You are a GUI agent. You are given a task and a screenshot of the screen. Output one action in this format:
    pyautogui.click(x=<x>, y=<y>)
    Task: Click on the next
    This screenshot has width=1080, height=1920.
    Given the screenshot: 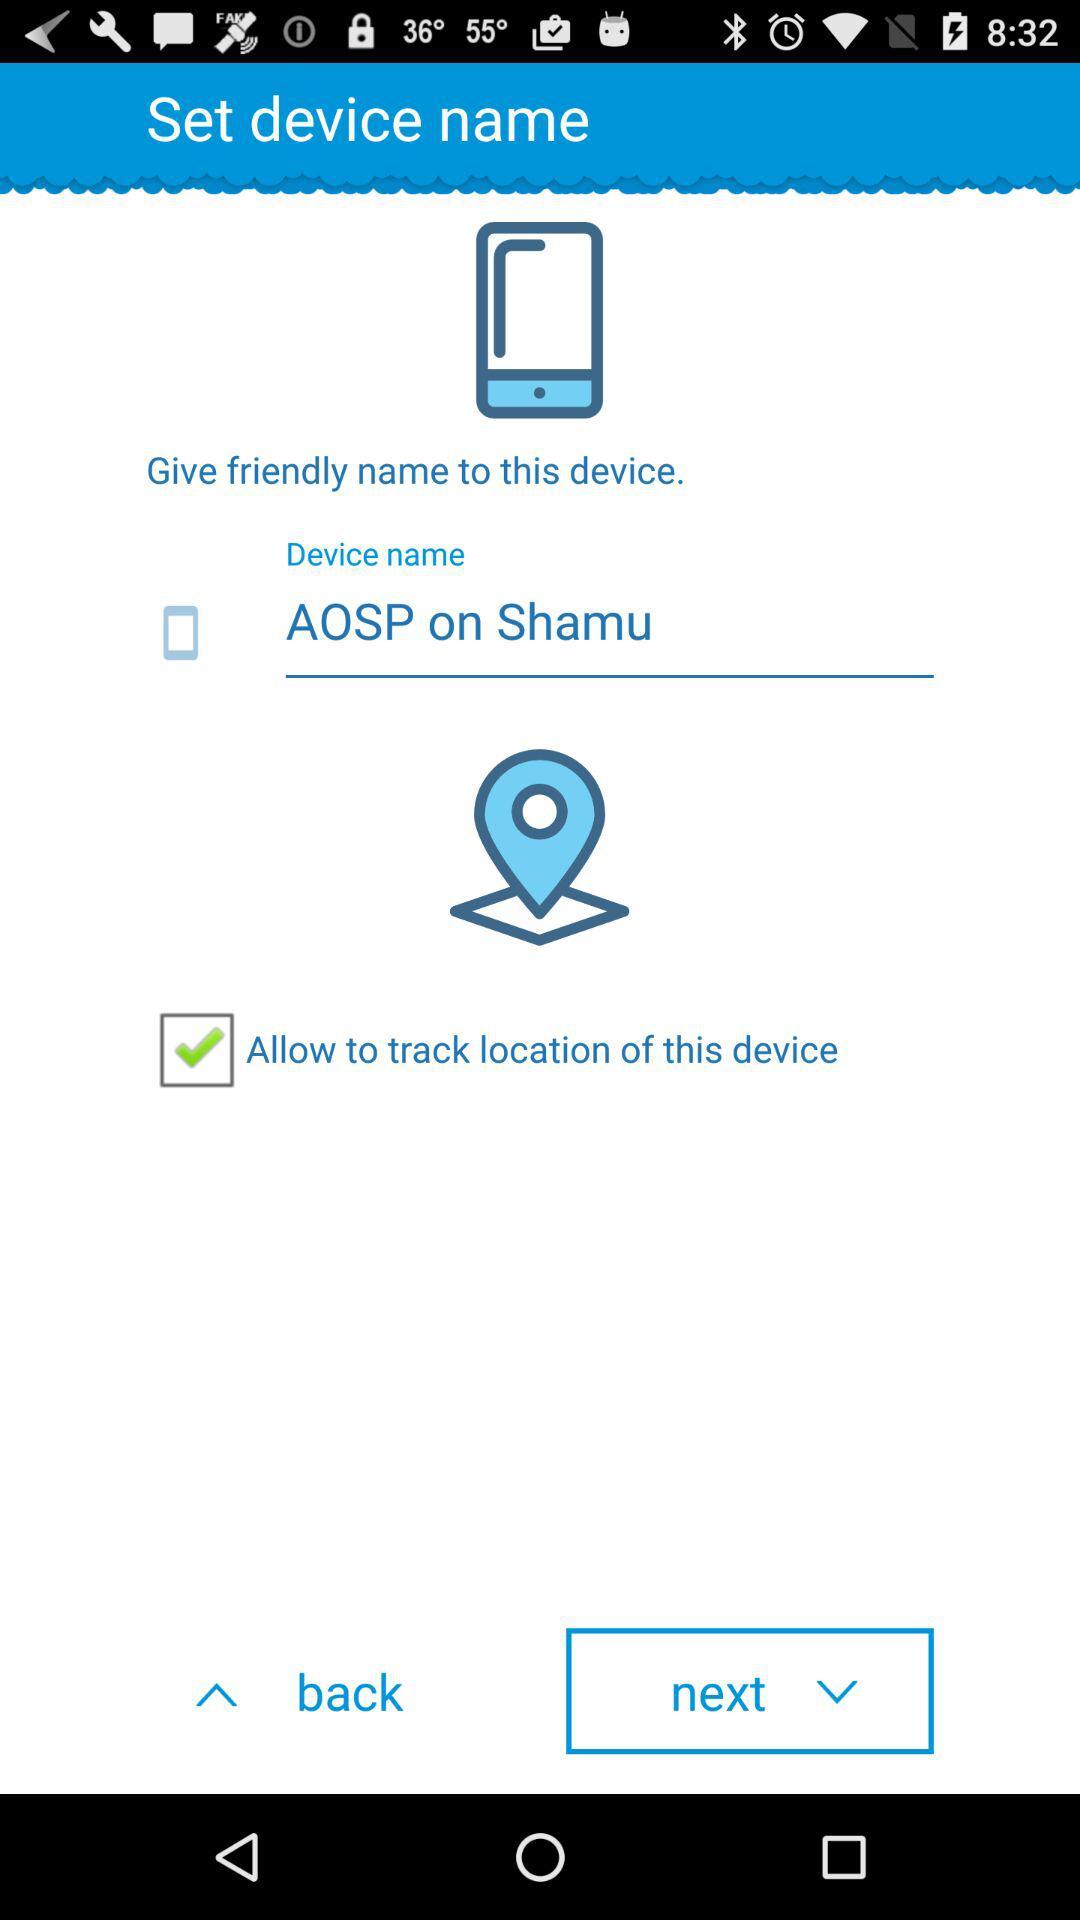 What is the action you would take?
    pyautogui.click(x=749, y=1690)
    